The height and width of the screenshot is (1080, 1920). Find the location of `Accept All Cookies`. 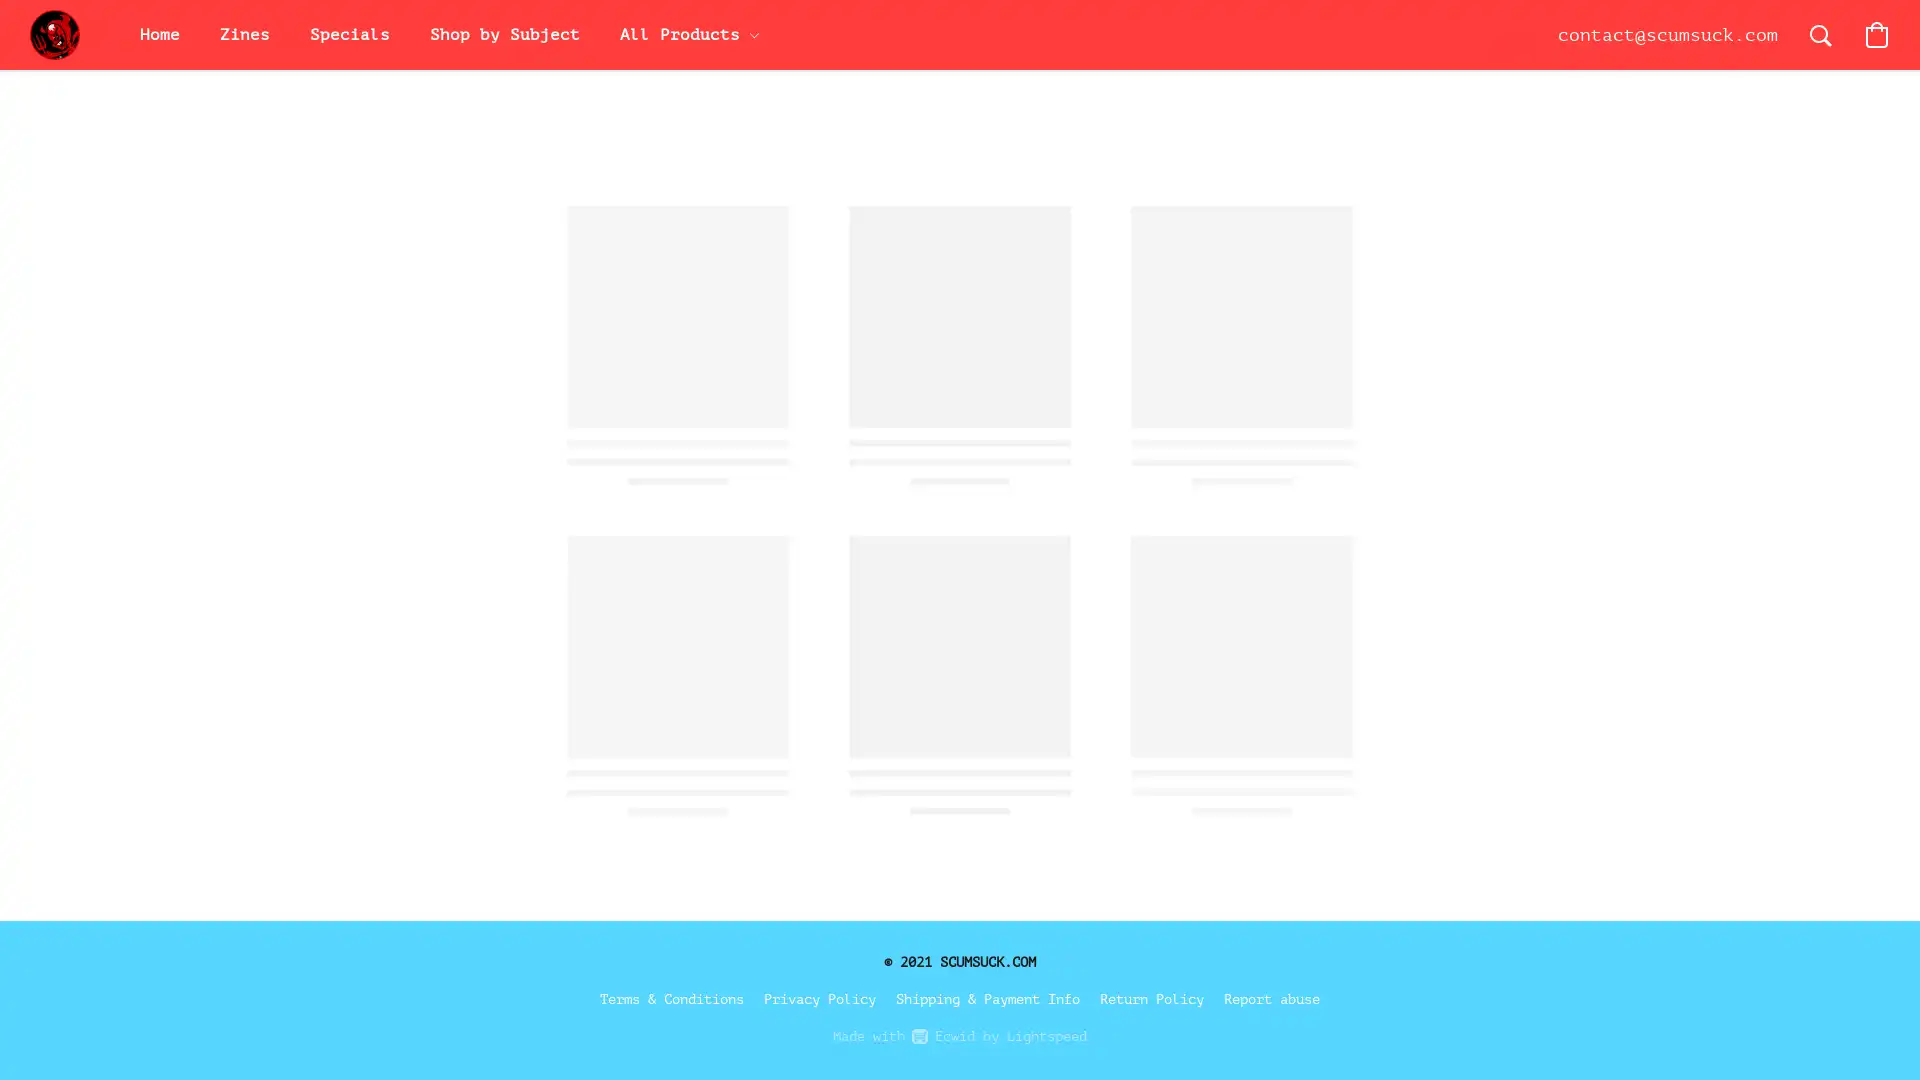

Accept All Cookies is located at coordinates (1637, 663).